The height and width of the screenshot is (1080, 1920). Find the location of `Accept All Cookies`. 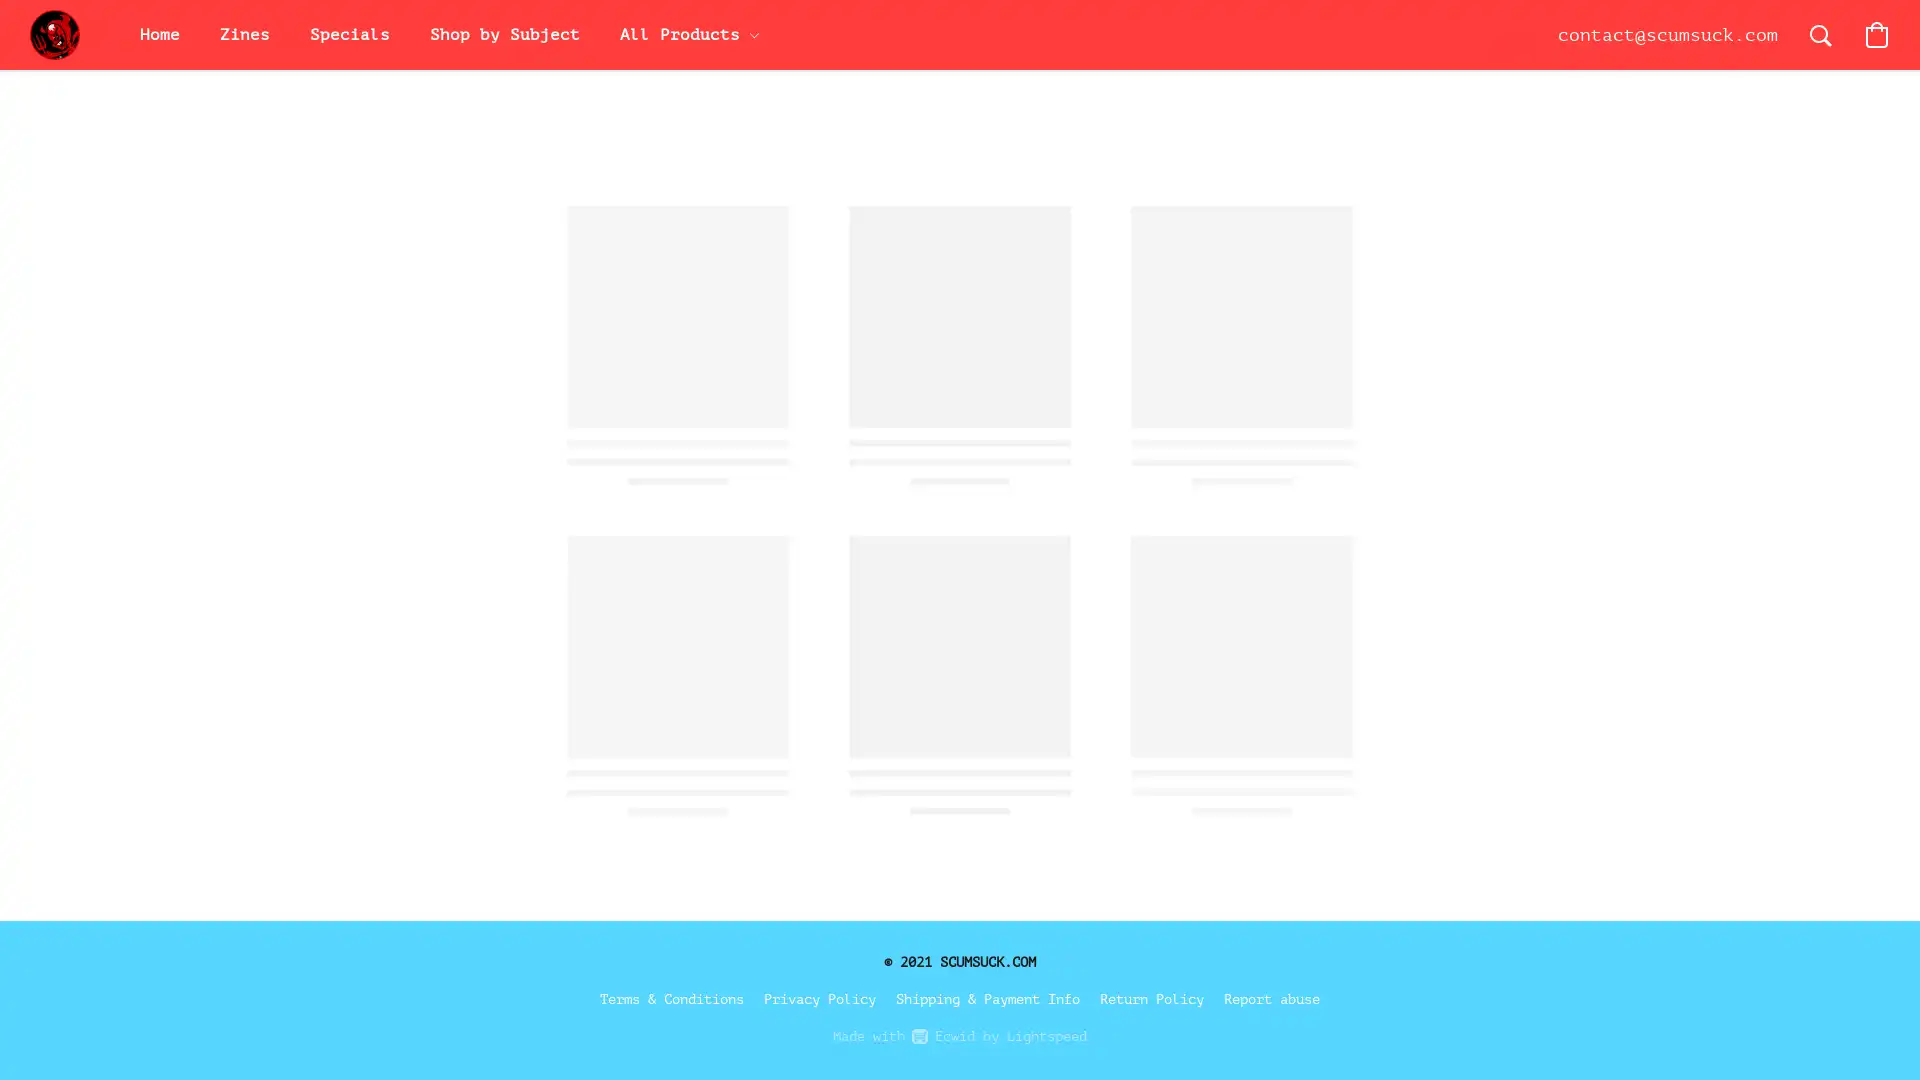

Accept All Cookies is located at coordinates (1637, 663).